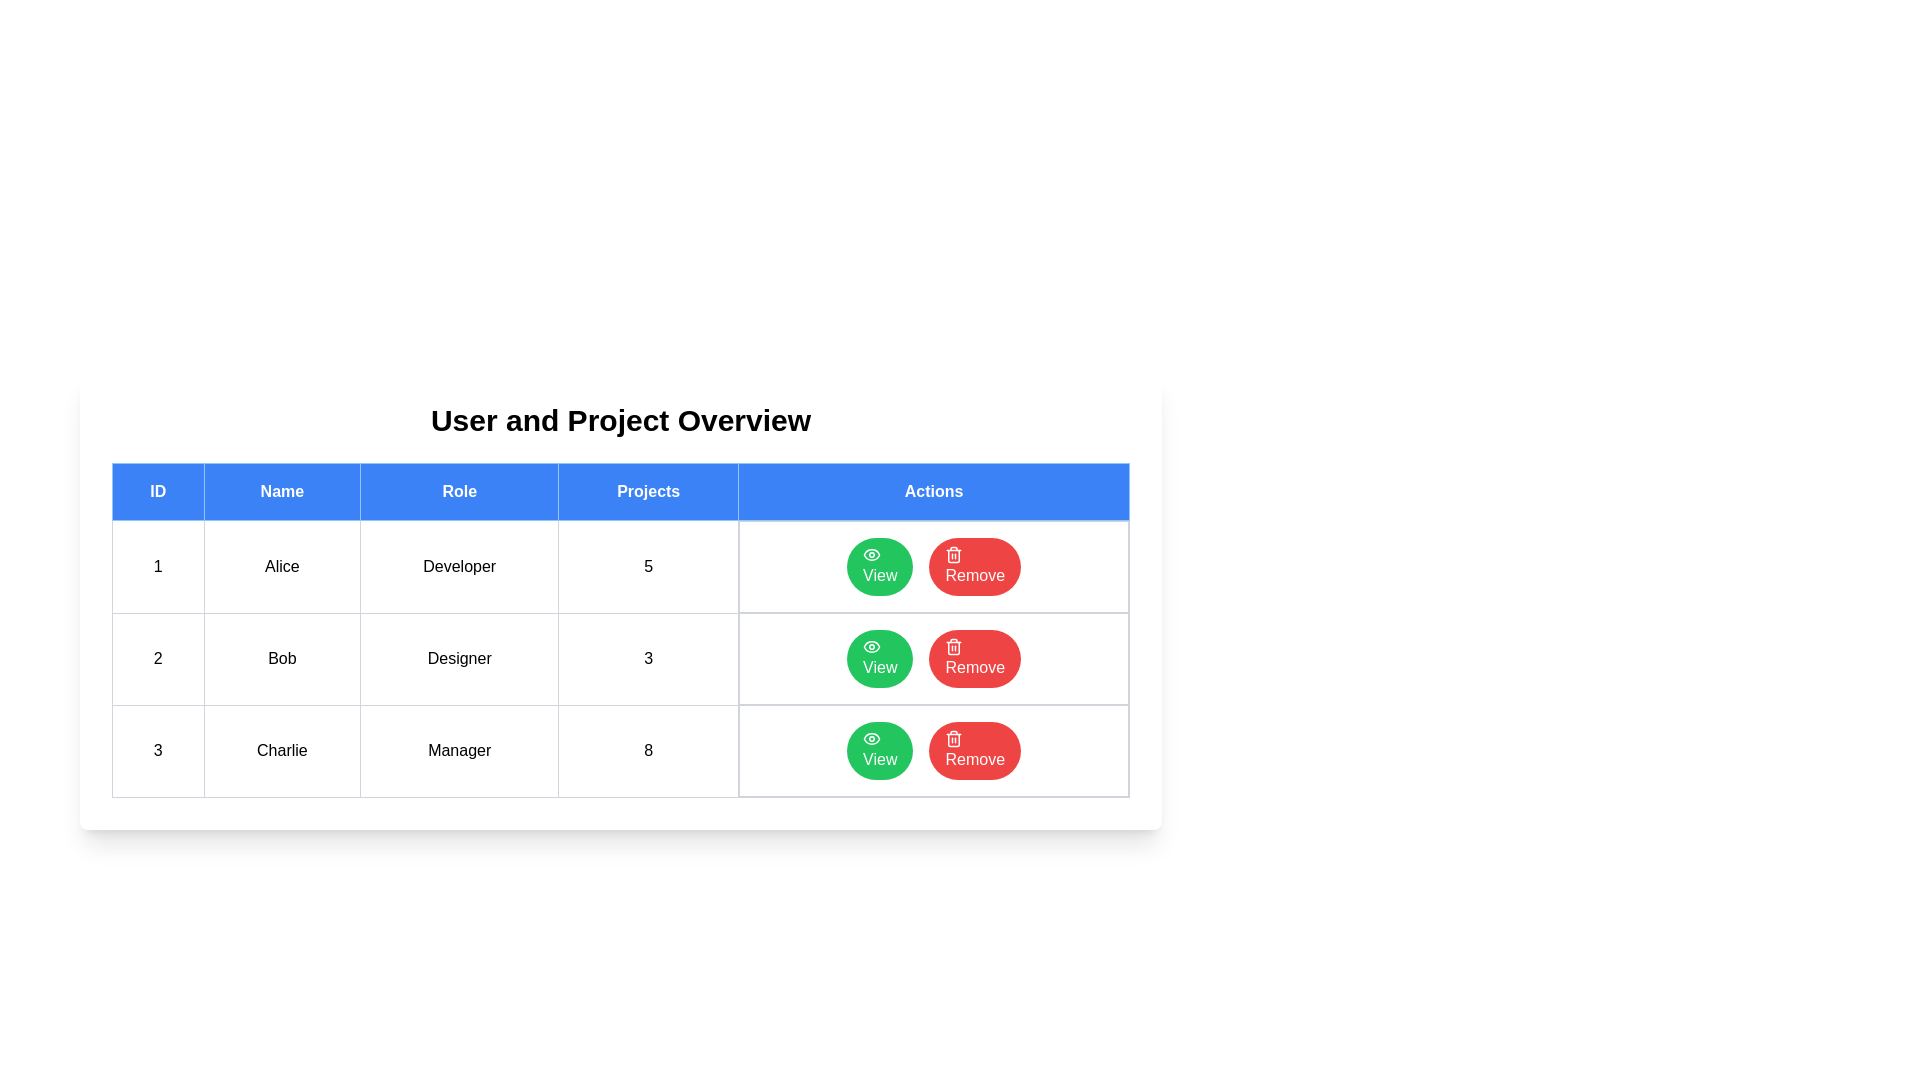 This screenshot has width=1920, height=1080. Describe the element at coordinates (880, 567) in the screenshot. I see `the 'View' button corresponding to the user with ID 1` at that location.